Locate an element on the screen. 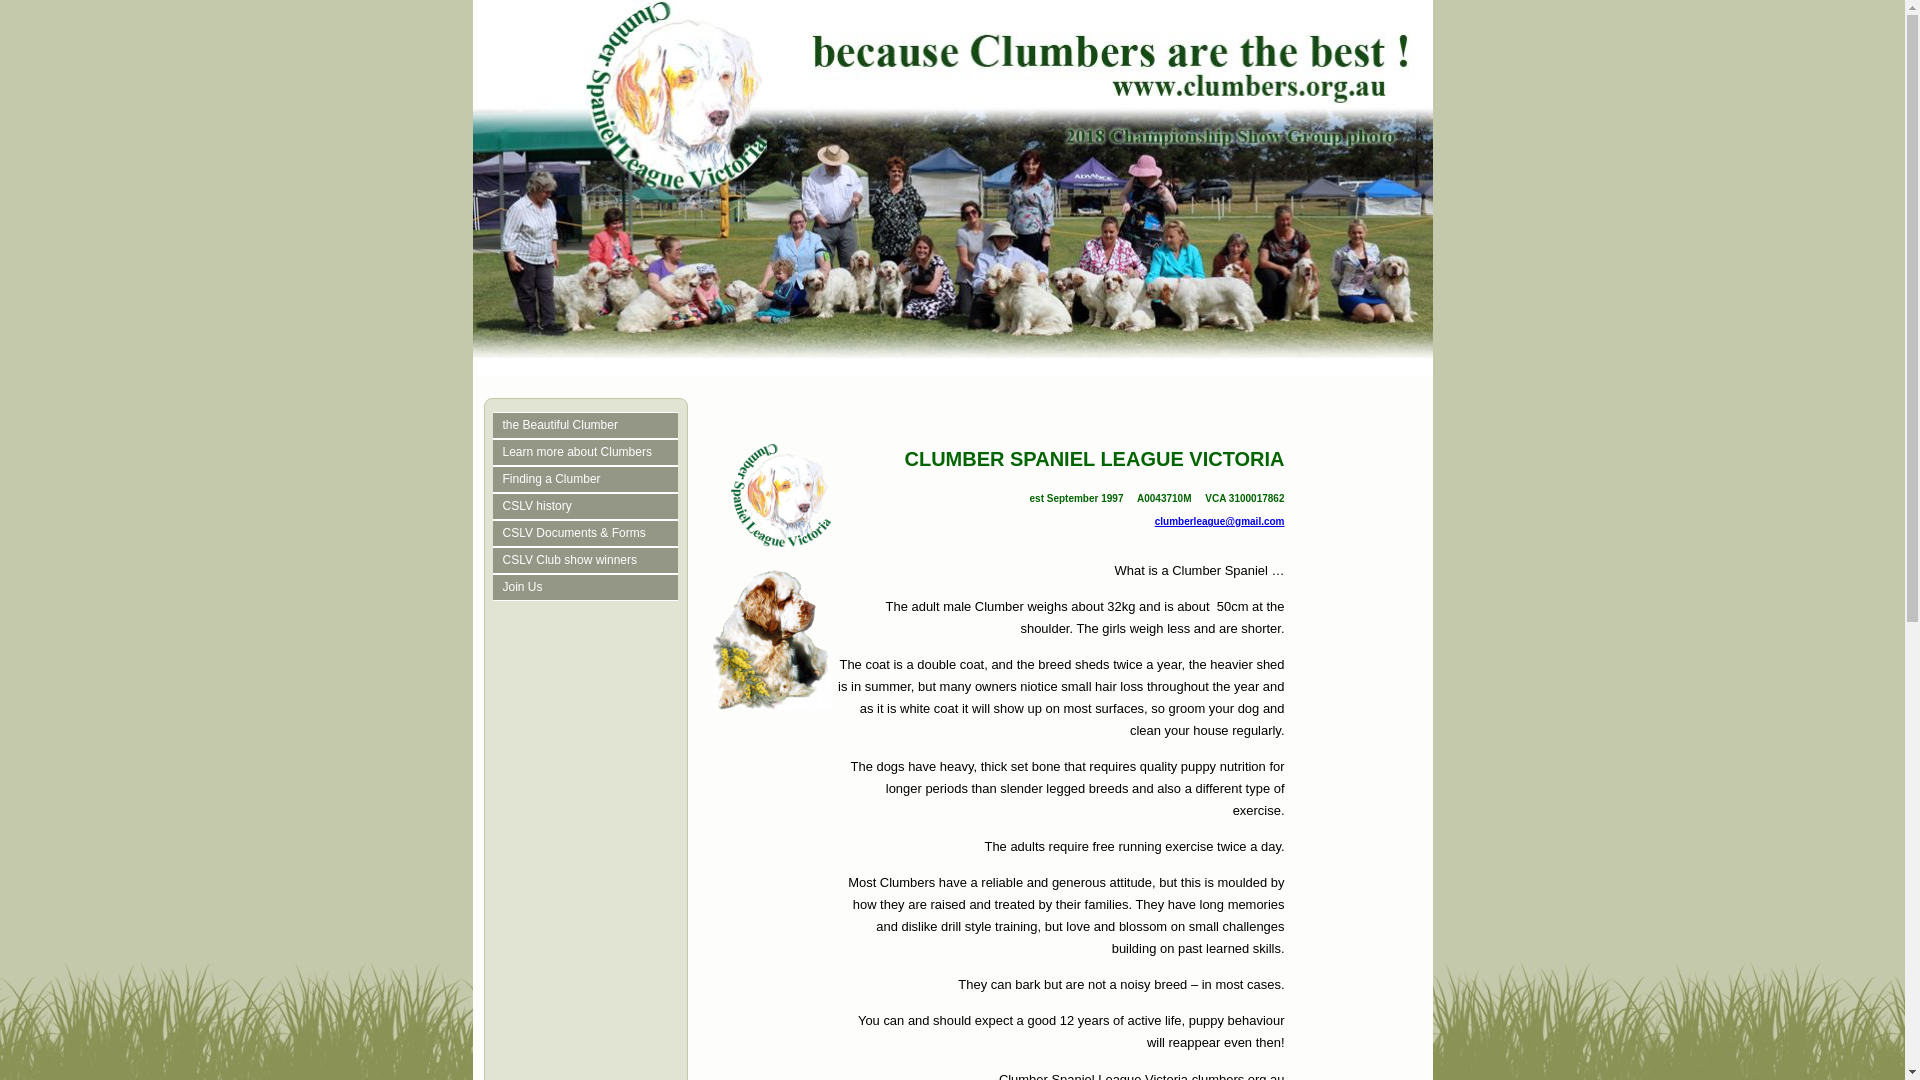  'Join Us' is located at coordinates (588, 586).